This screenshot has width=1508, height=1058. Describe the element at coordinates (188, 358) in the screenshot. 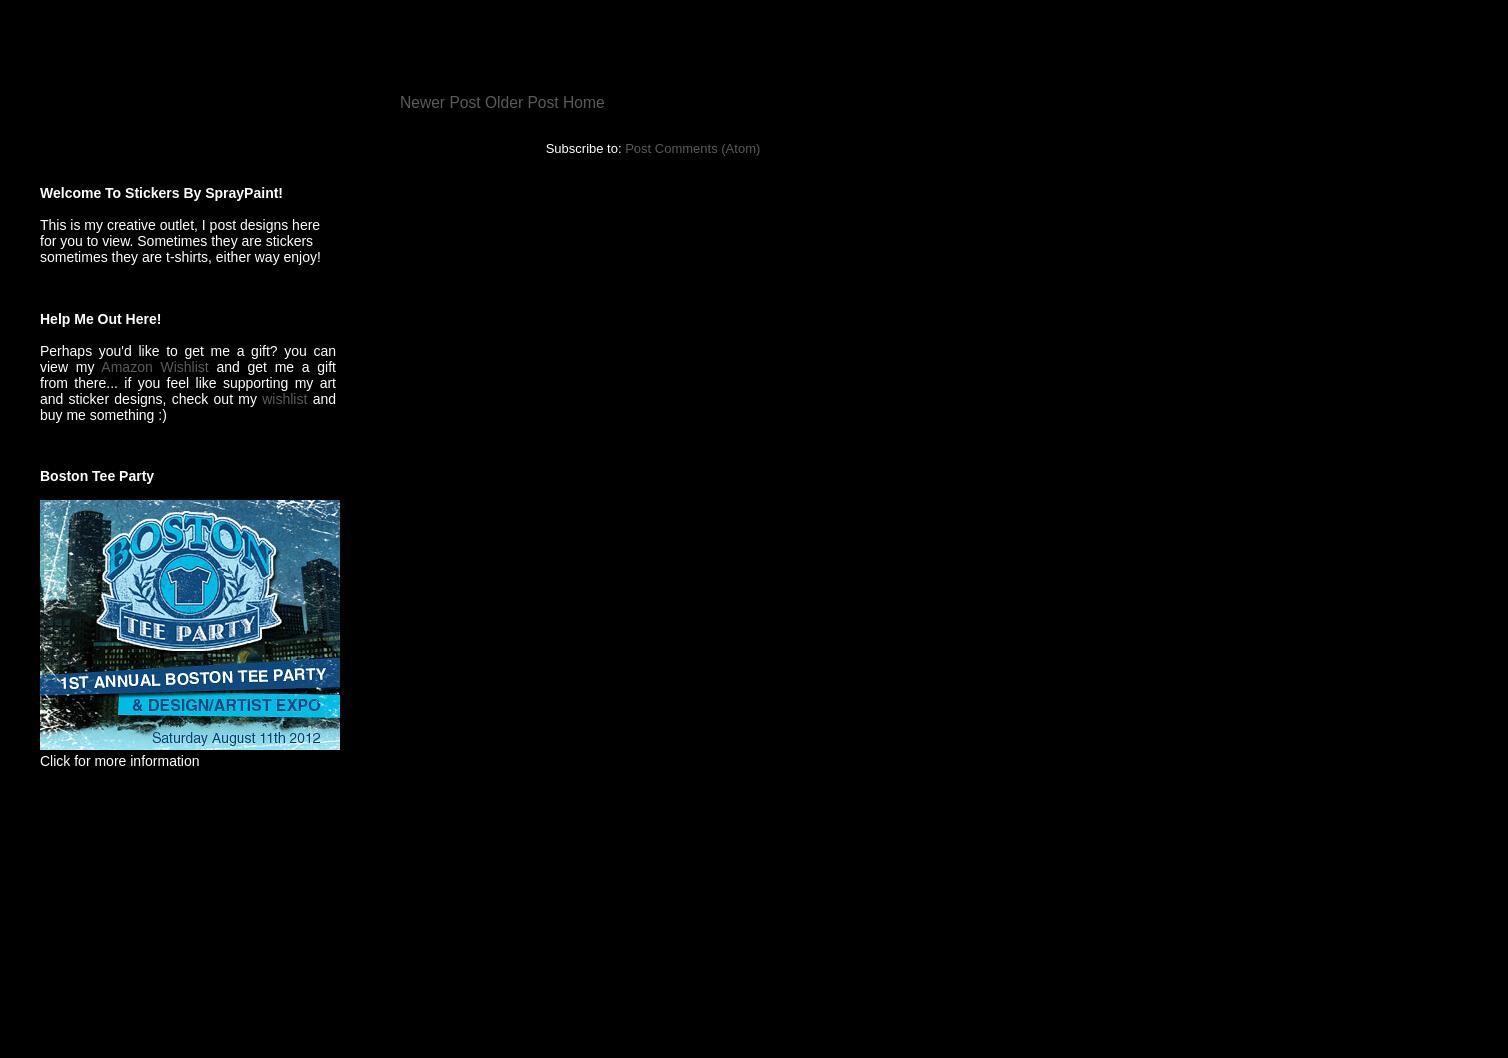

I see `'Perhaps you'd like to get me a gift? you can view my'` at that location.